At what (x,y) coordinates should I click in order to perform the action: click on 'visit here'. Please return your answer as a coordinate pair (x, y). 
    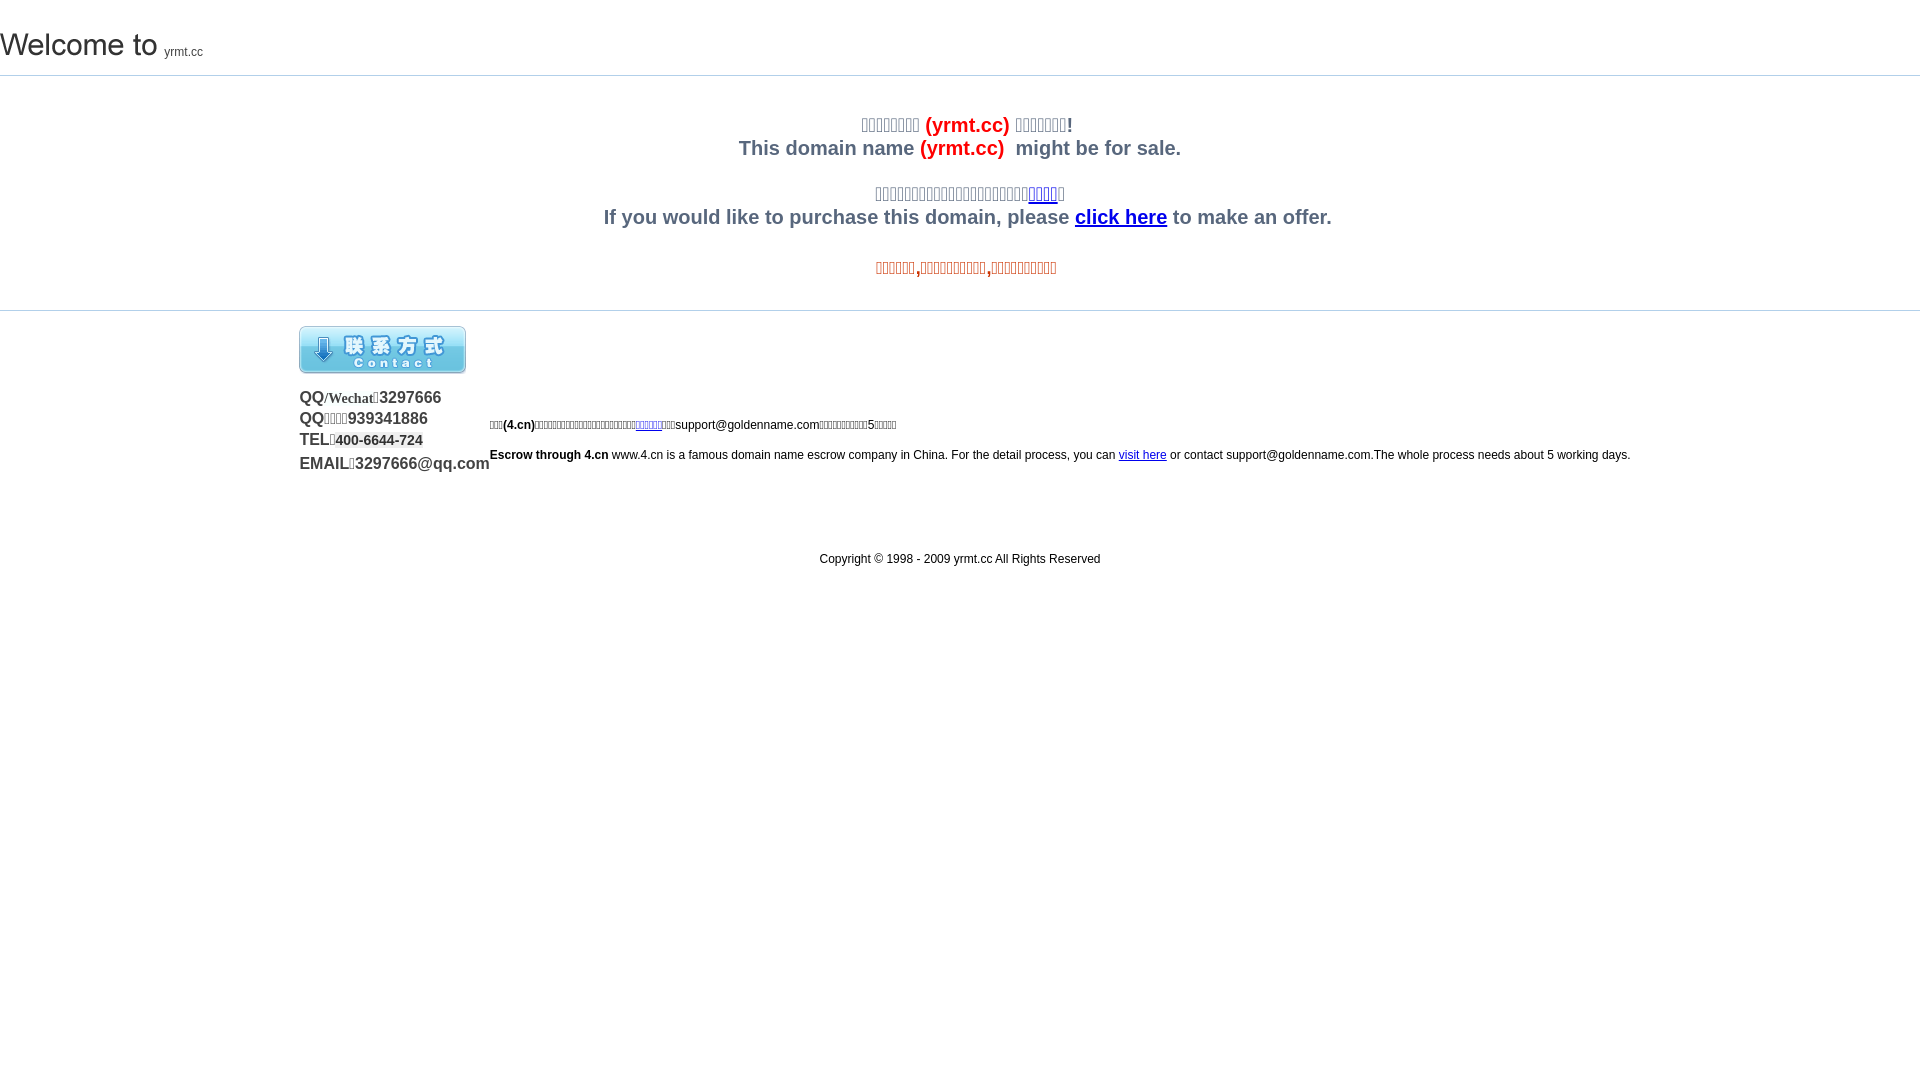
    Looking at the image, I should click on (1142, 455).